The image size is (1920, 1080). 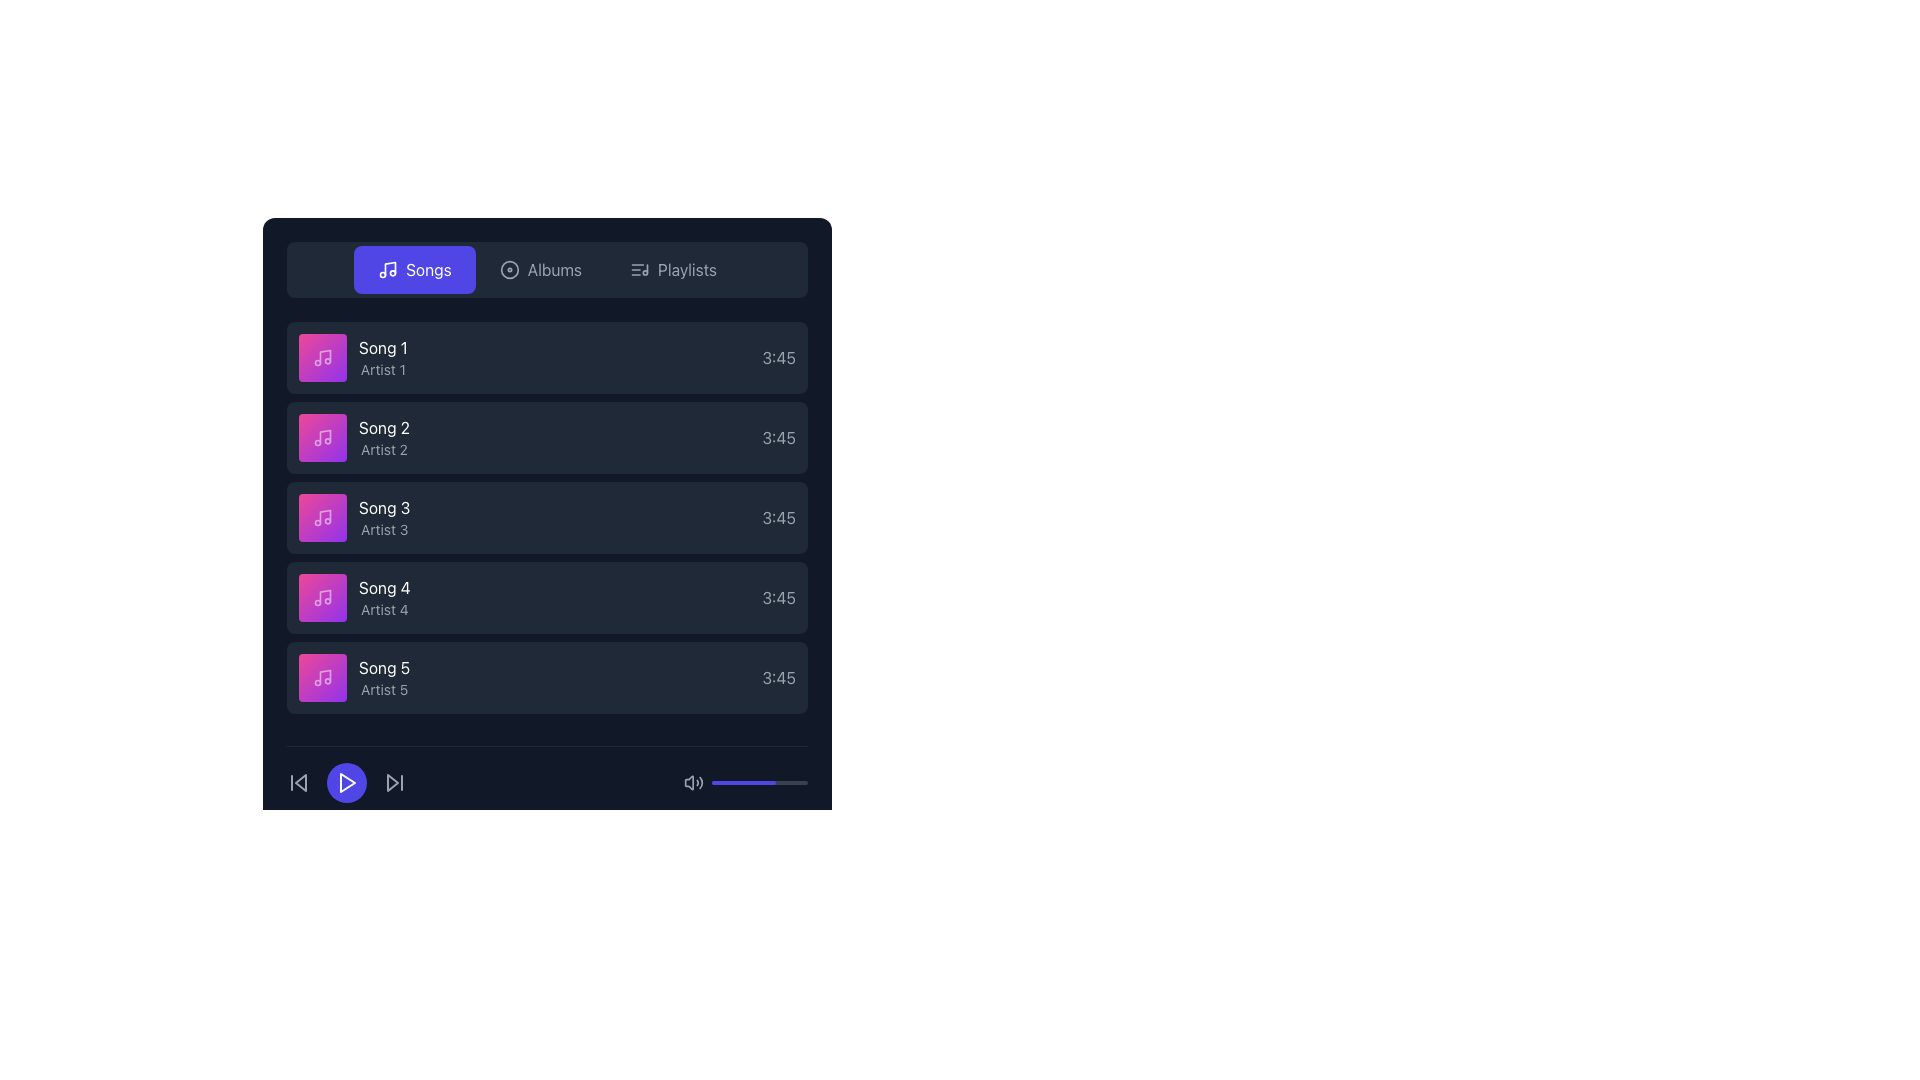 What do you see at coordinates (384, 437) in the screenshot?
I see `the second song item in the list under the 'Songs' header` at bounding box center [384, 437].